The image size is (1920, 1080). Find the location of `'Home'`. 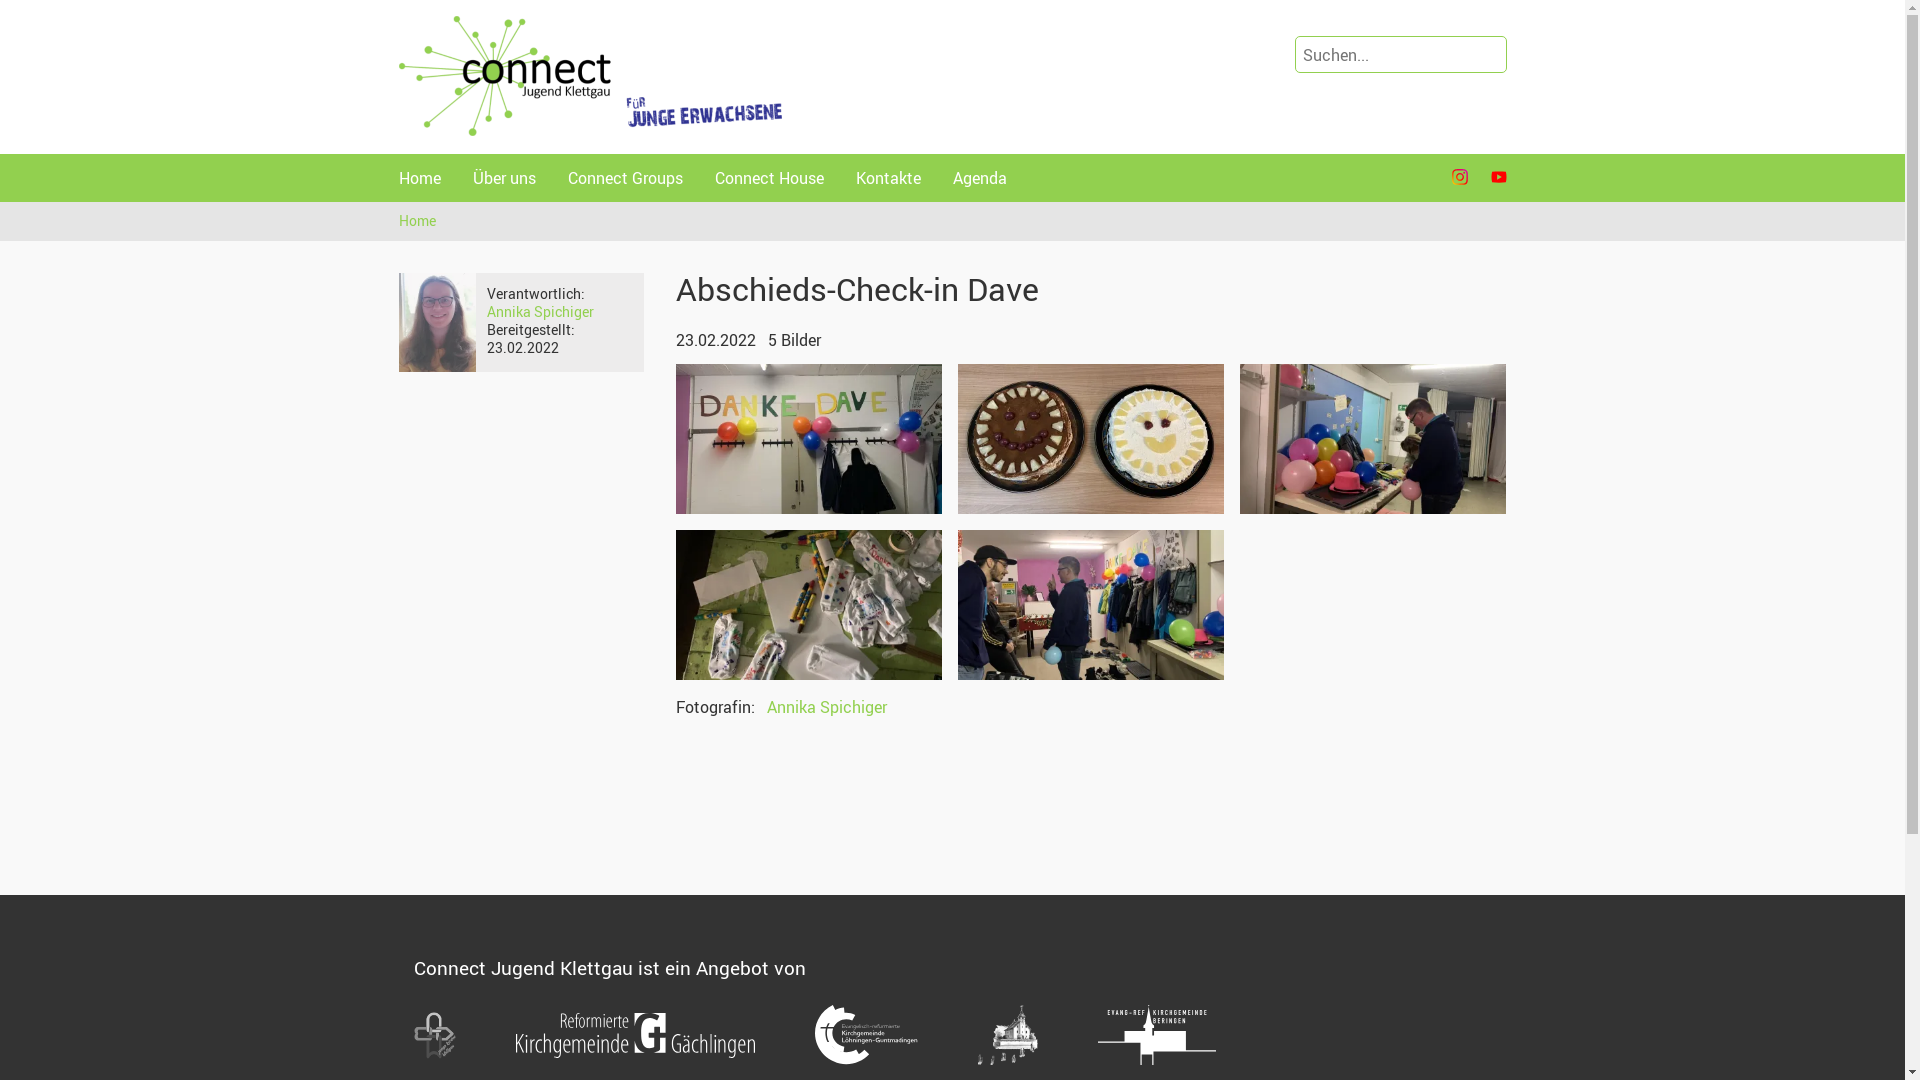

'Home' is located at coordinates (417, 176).